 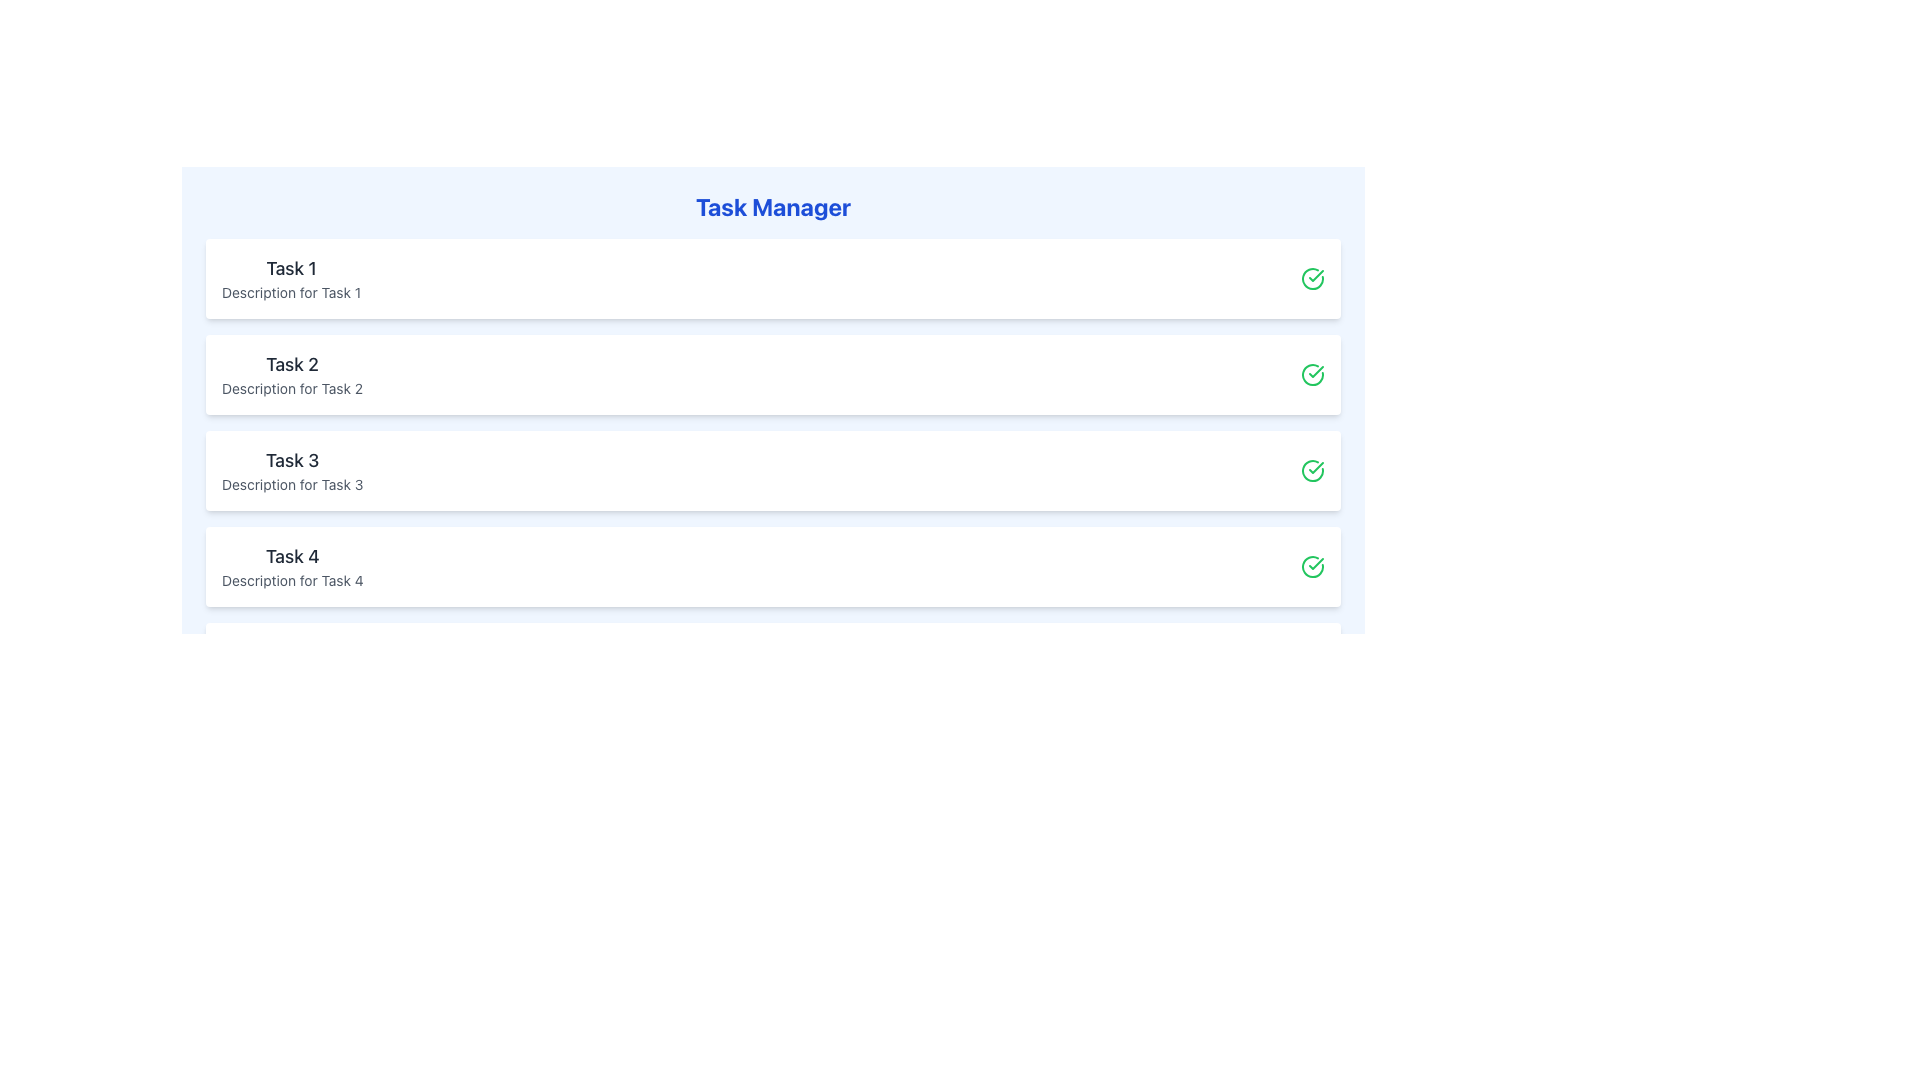 I want to click on text from the text label displaying 'Task 1' located at the top-left corner of the first task card, so click(x=290, y=268).